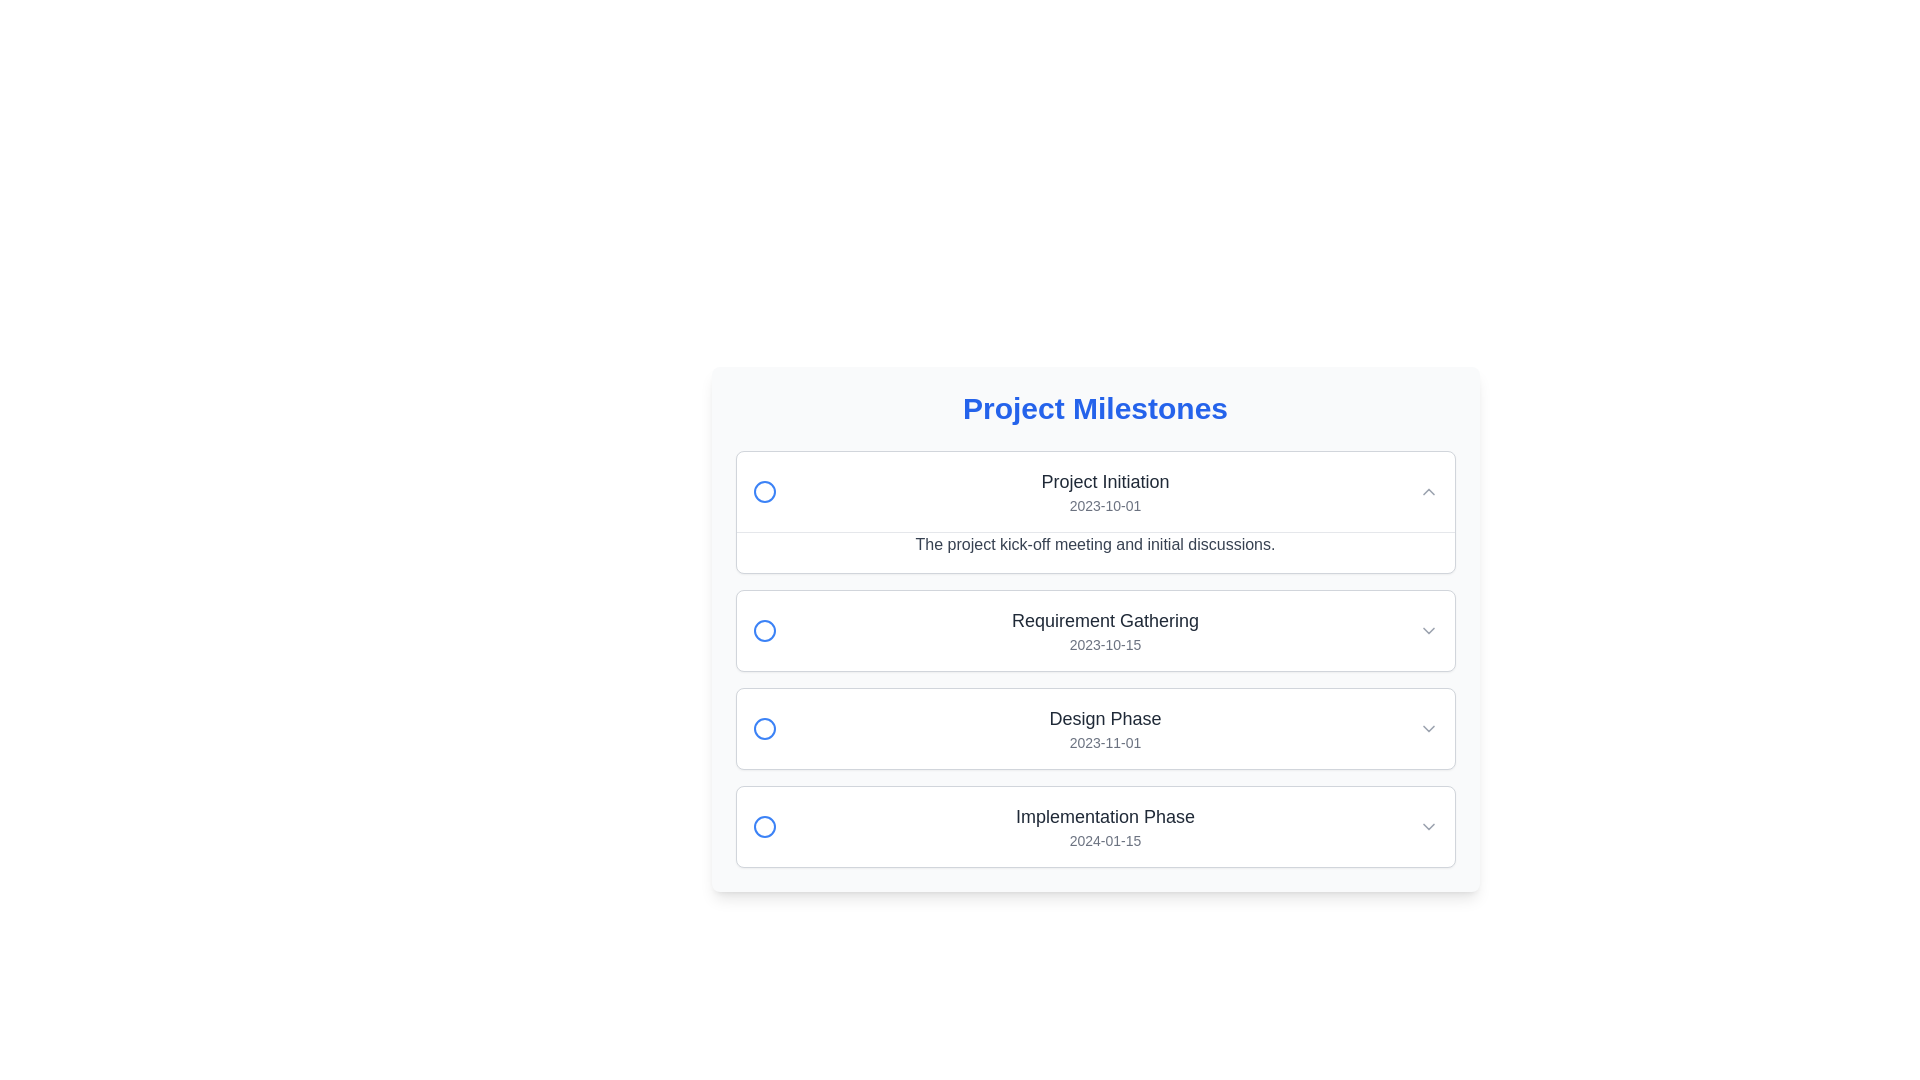 The height and width of the screenshot is (1080, 1920). What do you see at coordinates (1427, 729) in the screenshot?
I see `the downward-pointing chevron icon next to the label 'Design Phase'` at bounding box center [1427, 729].